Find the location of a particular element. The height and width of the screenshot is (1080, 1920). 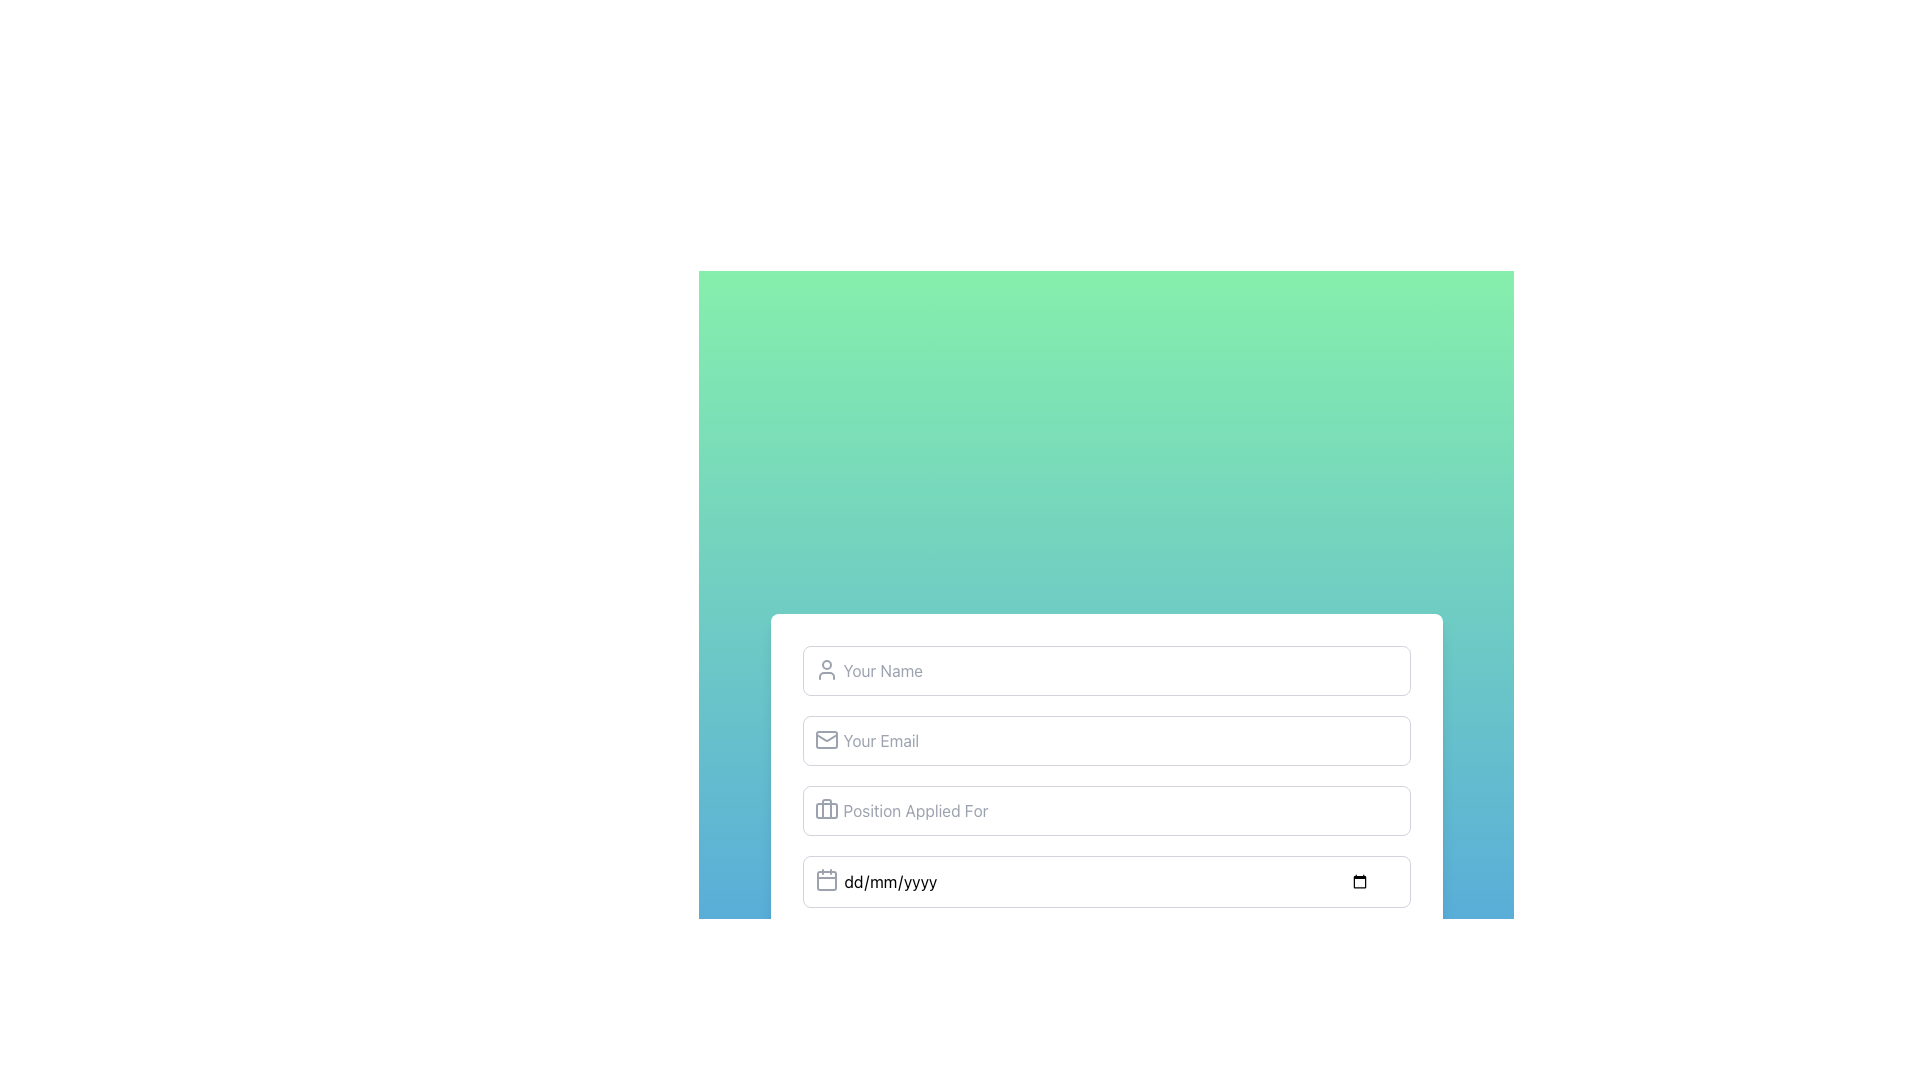

the Icon component within the SVG that is located next to the 'Position Applied For' input field in the vertical form interface is located at coordinates (826, 810).